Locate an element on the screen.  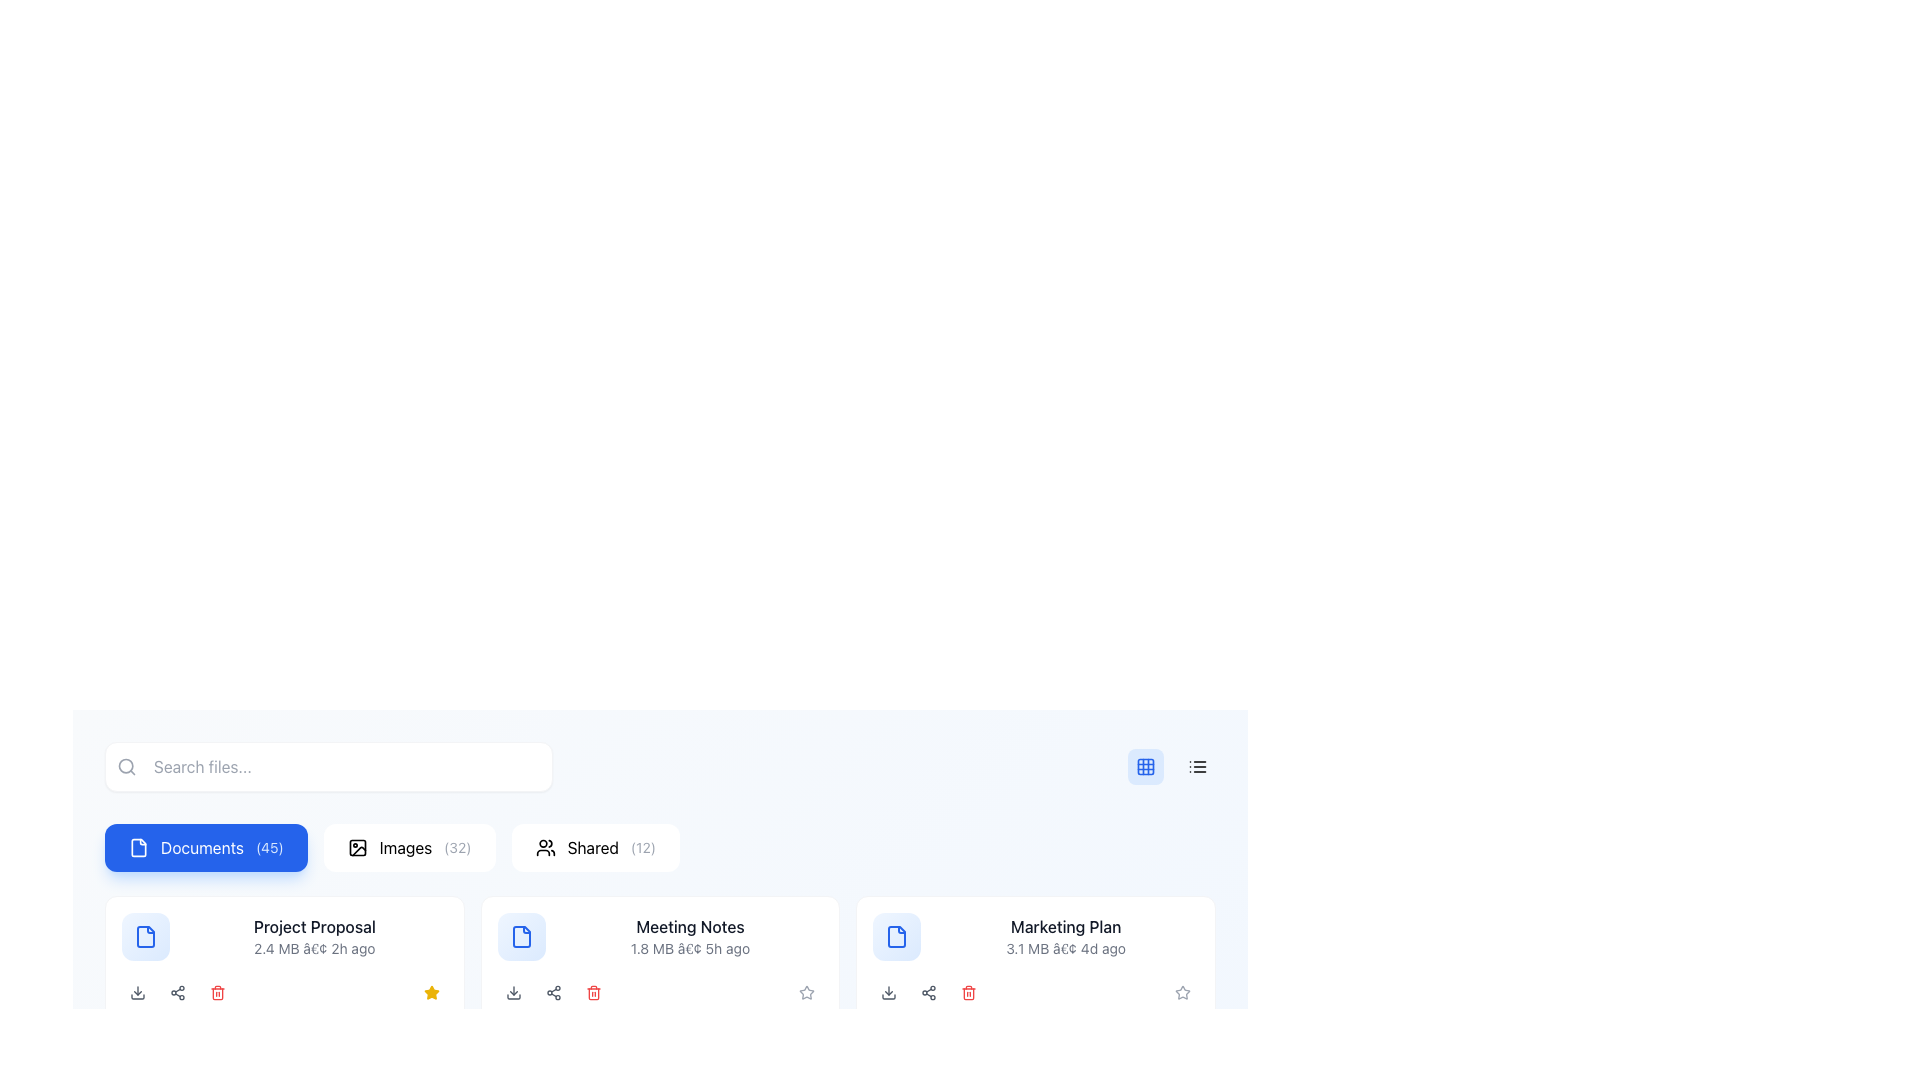
the gray button with a network icon that is the second button beneath the 'Meeting Notes' card is located at coordinates (553, 992).